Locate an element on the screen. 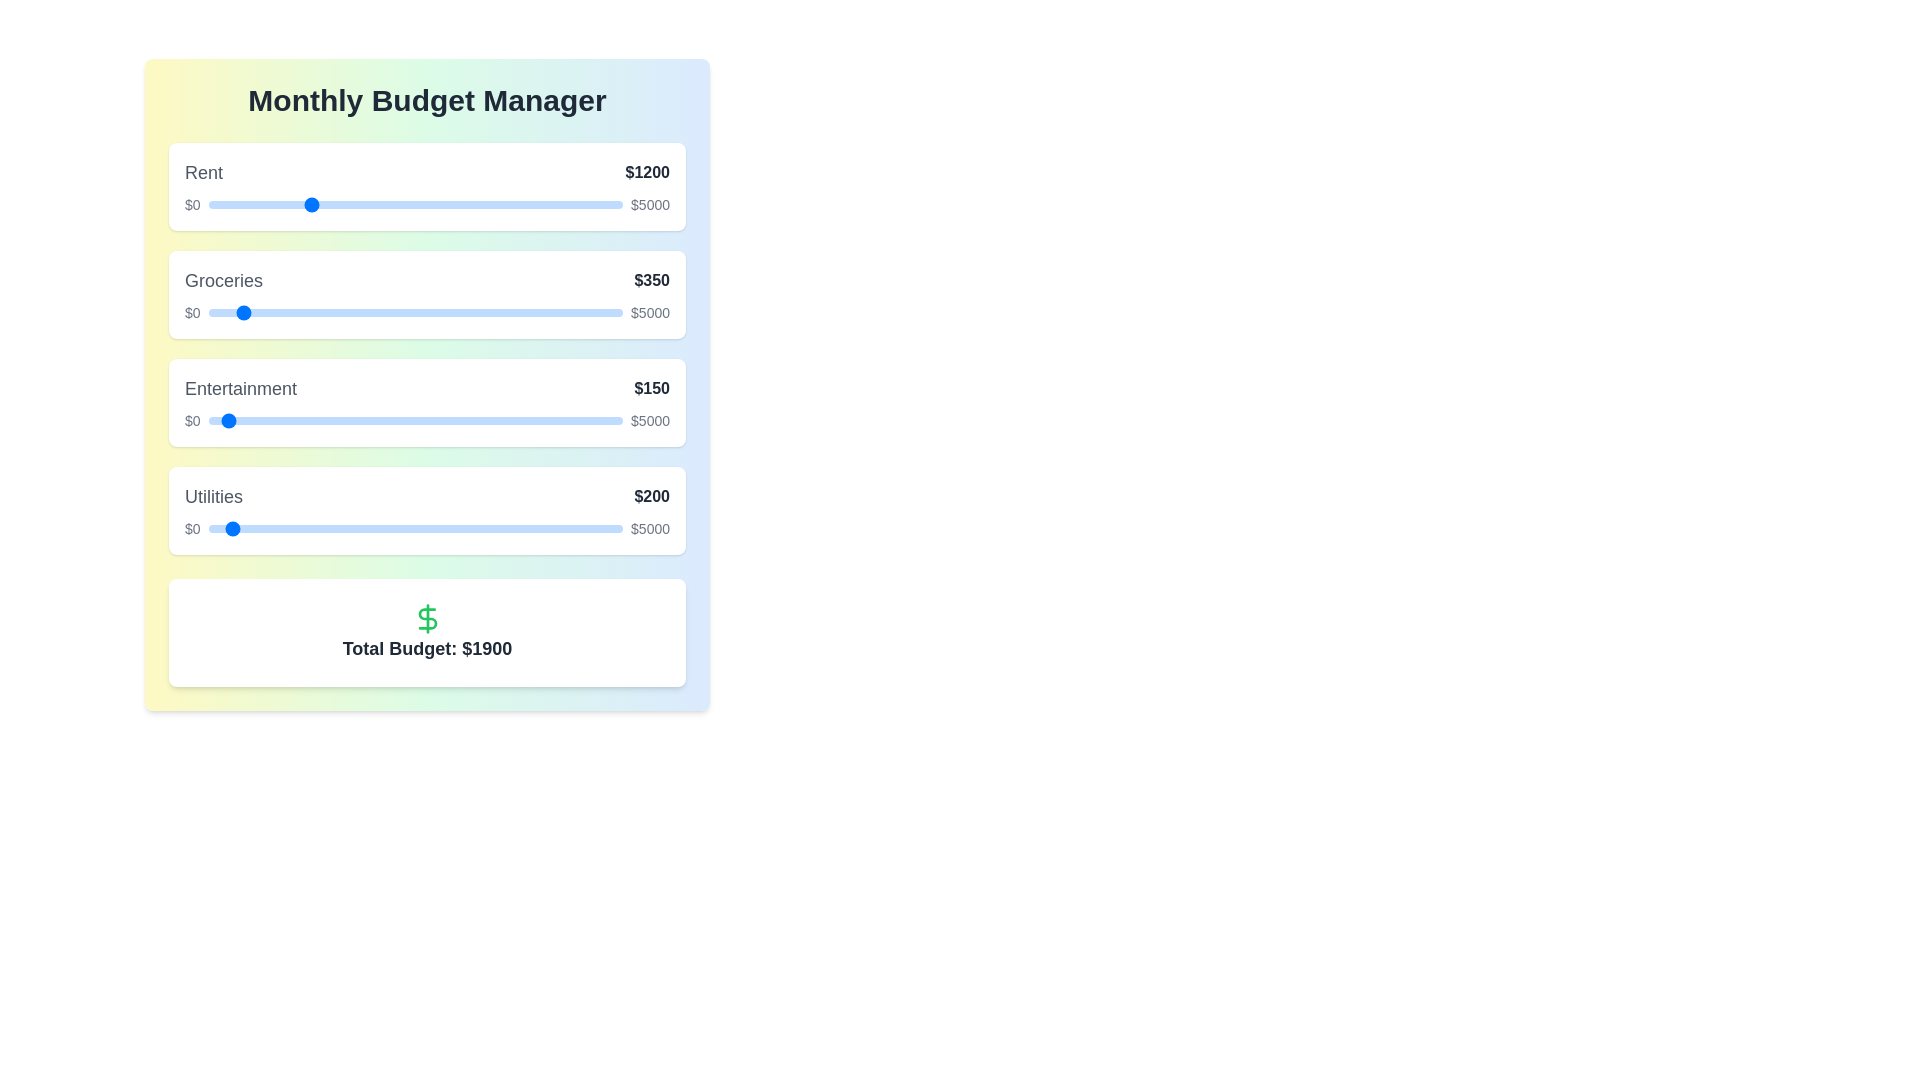  the thumb point of the horizontal range slider located in the 'Rent' section is located at coordinates (414, 204).